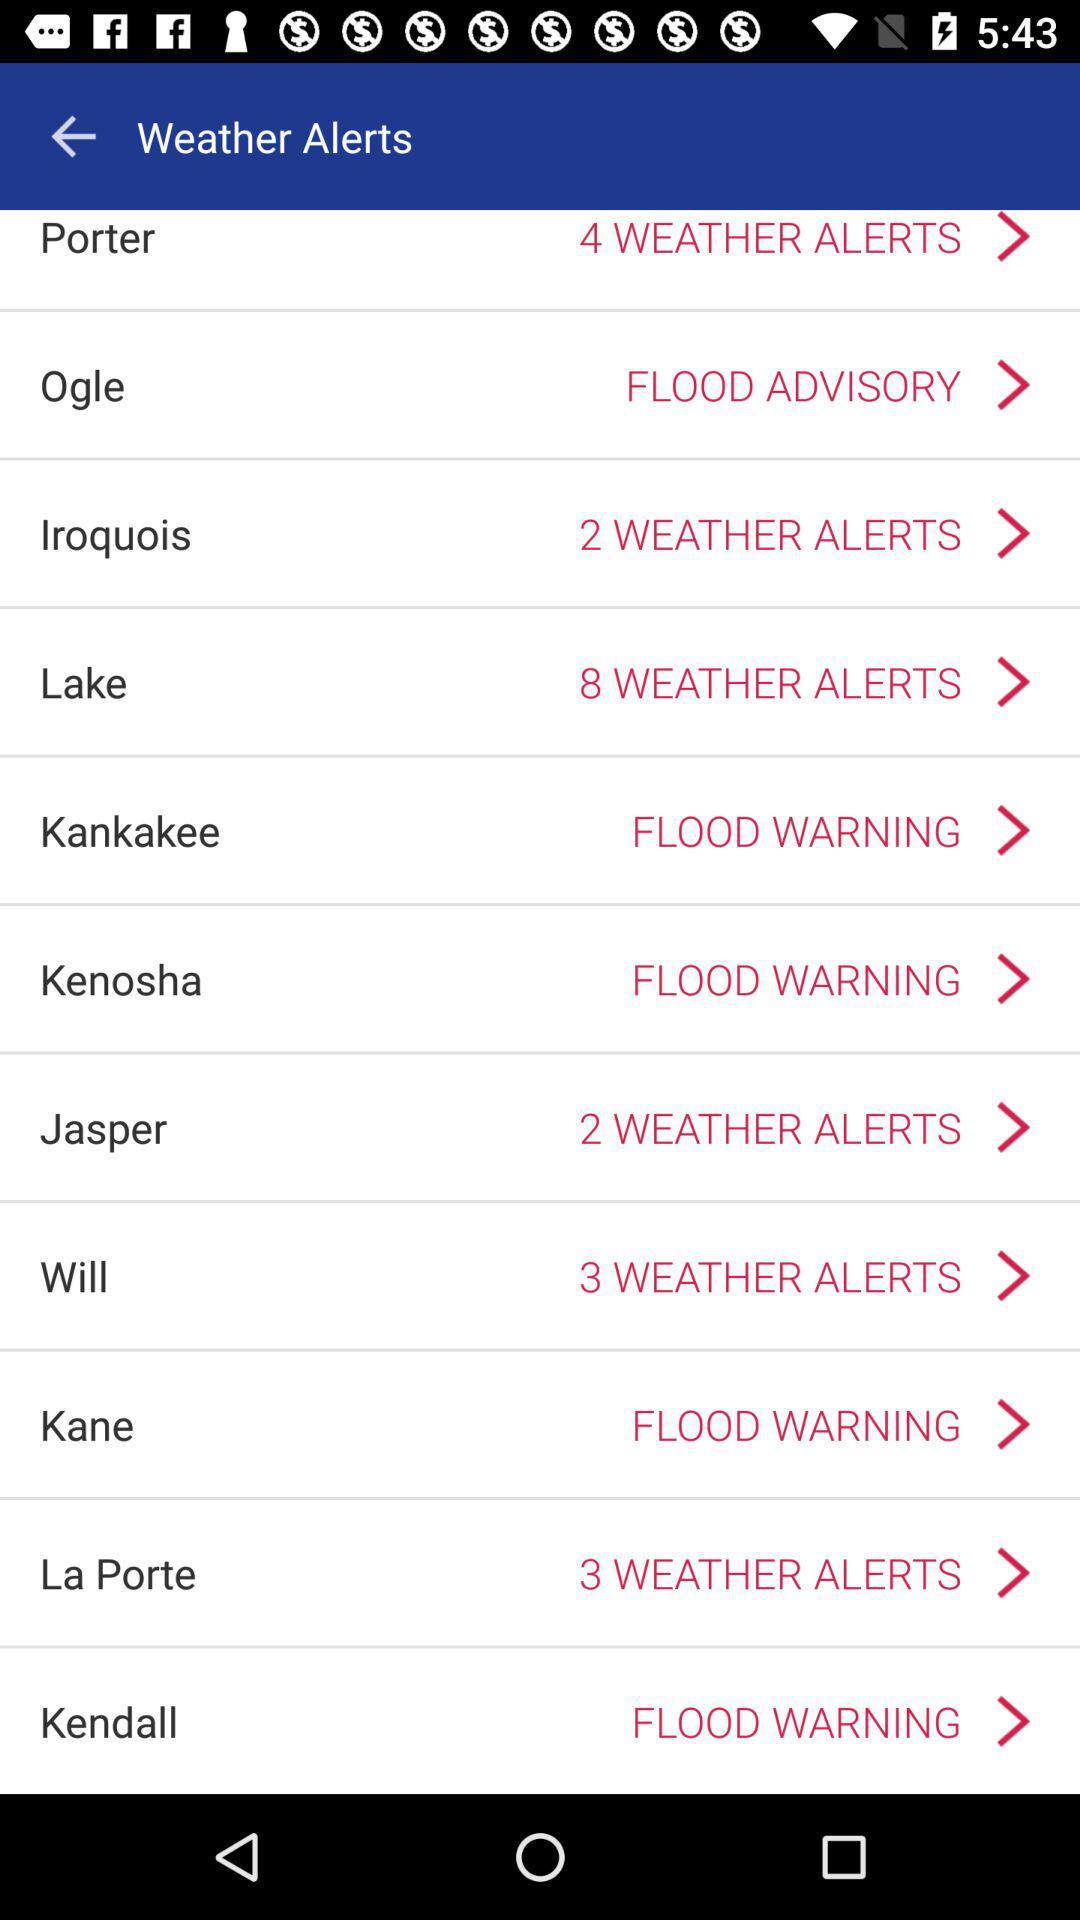 This screenshot has width=1080, height=1920. I want to click on kane icon, so click(86, 1423).